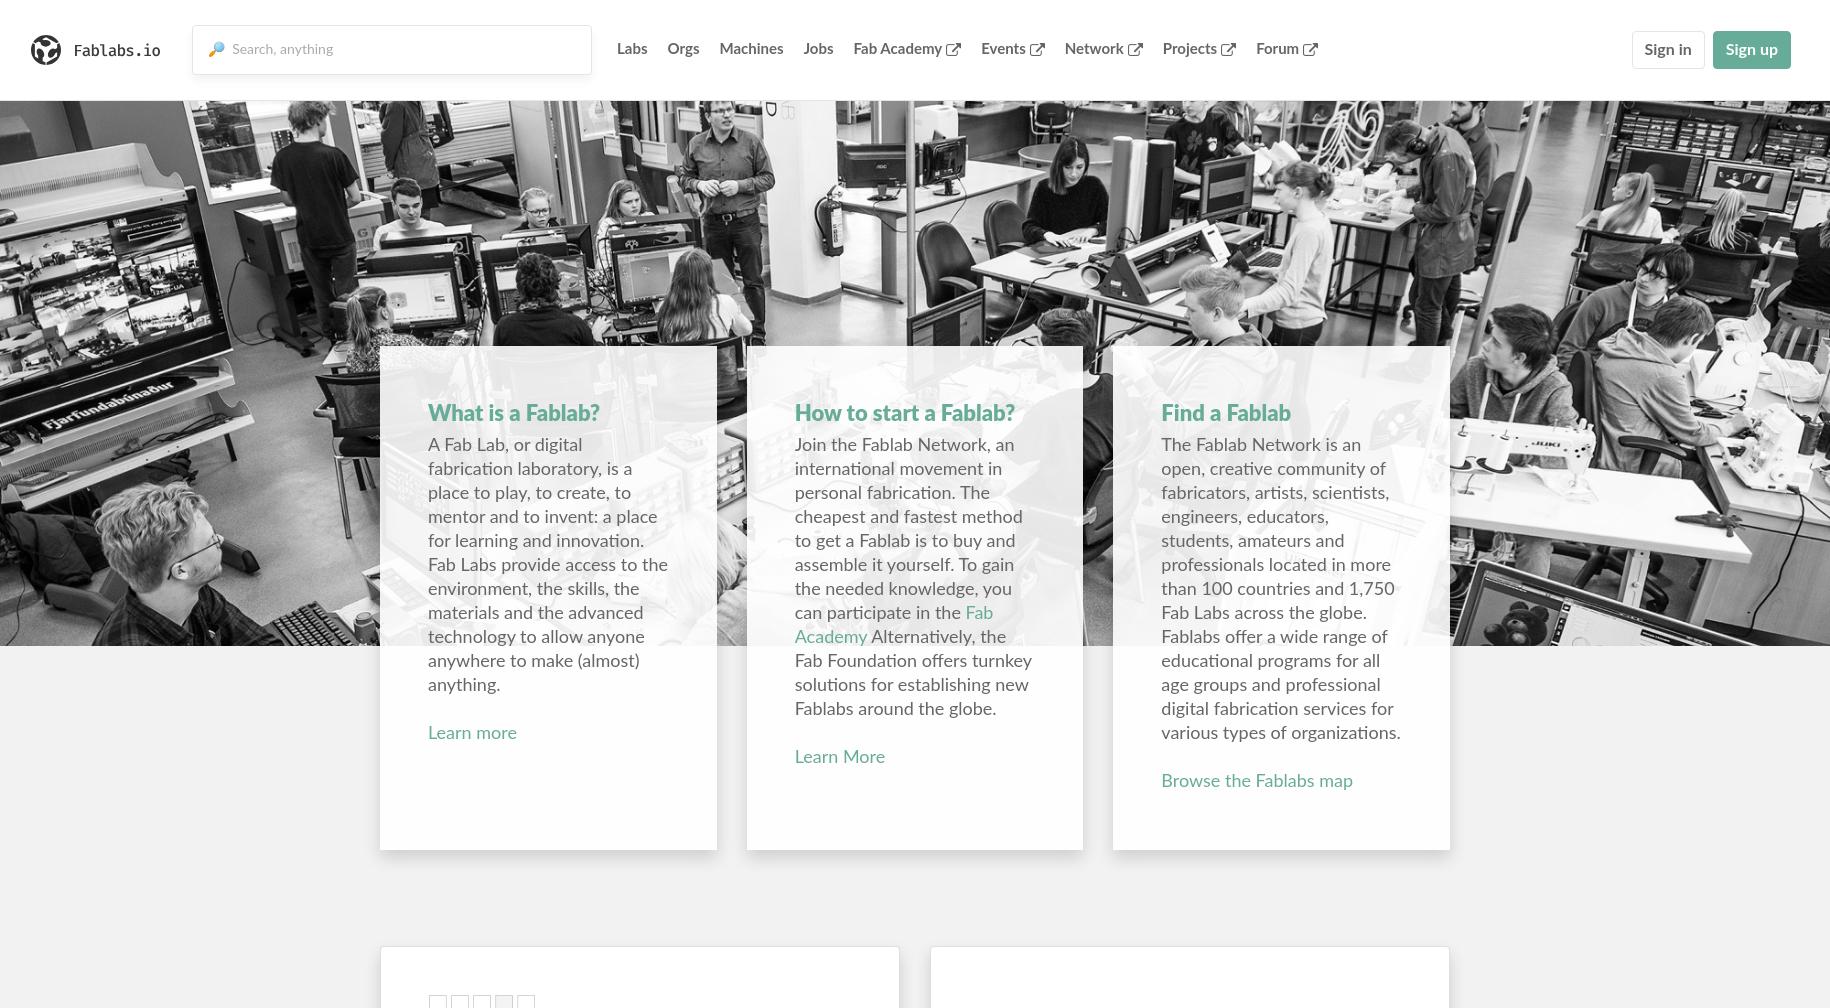 The width and height of the screenshot is (1830, 1008). What do you see at coordinates (904, 413) in the screenshot?
I see `'How to start a Fablab?'` at bounding box center [904, 413].